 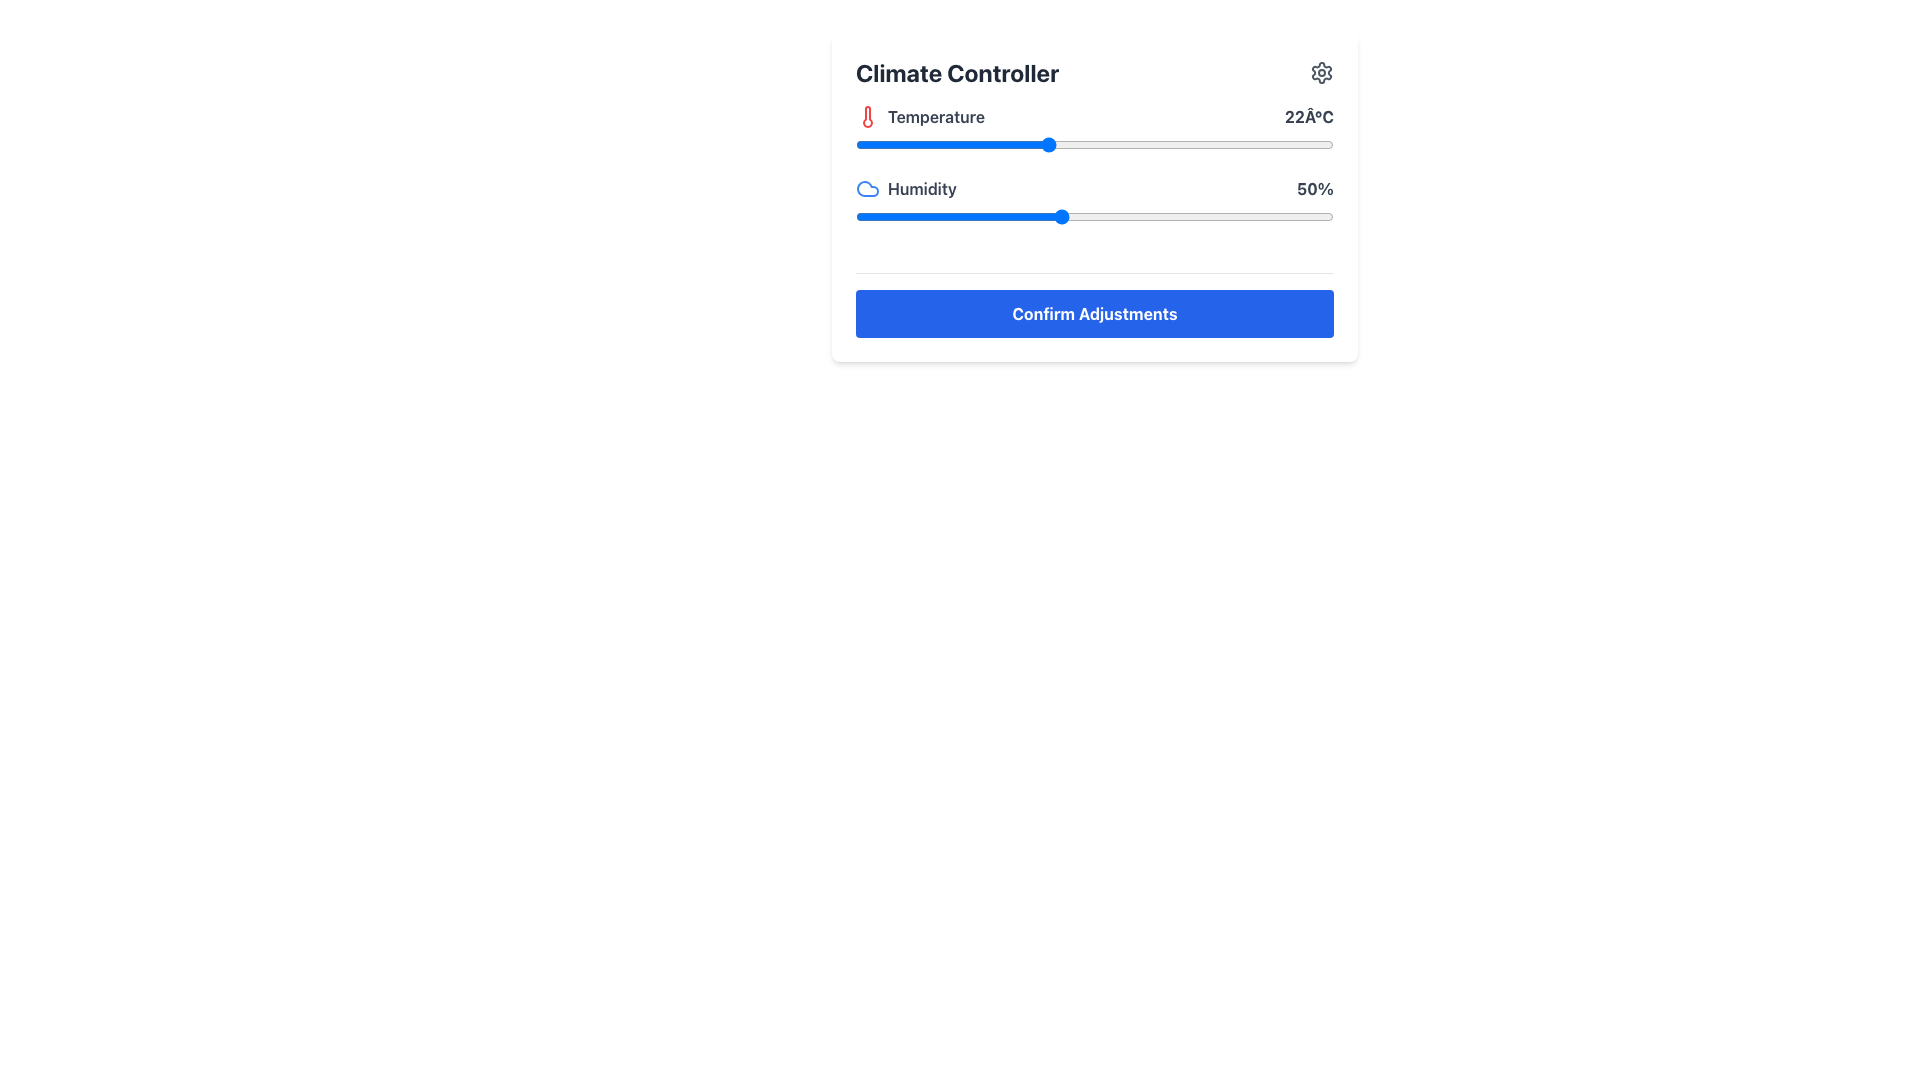 I want to click on the sliders within the climate control interface to adjust temperature or humidity settings, so click(x=1093, y=197).